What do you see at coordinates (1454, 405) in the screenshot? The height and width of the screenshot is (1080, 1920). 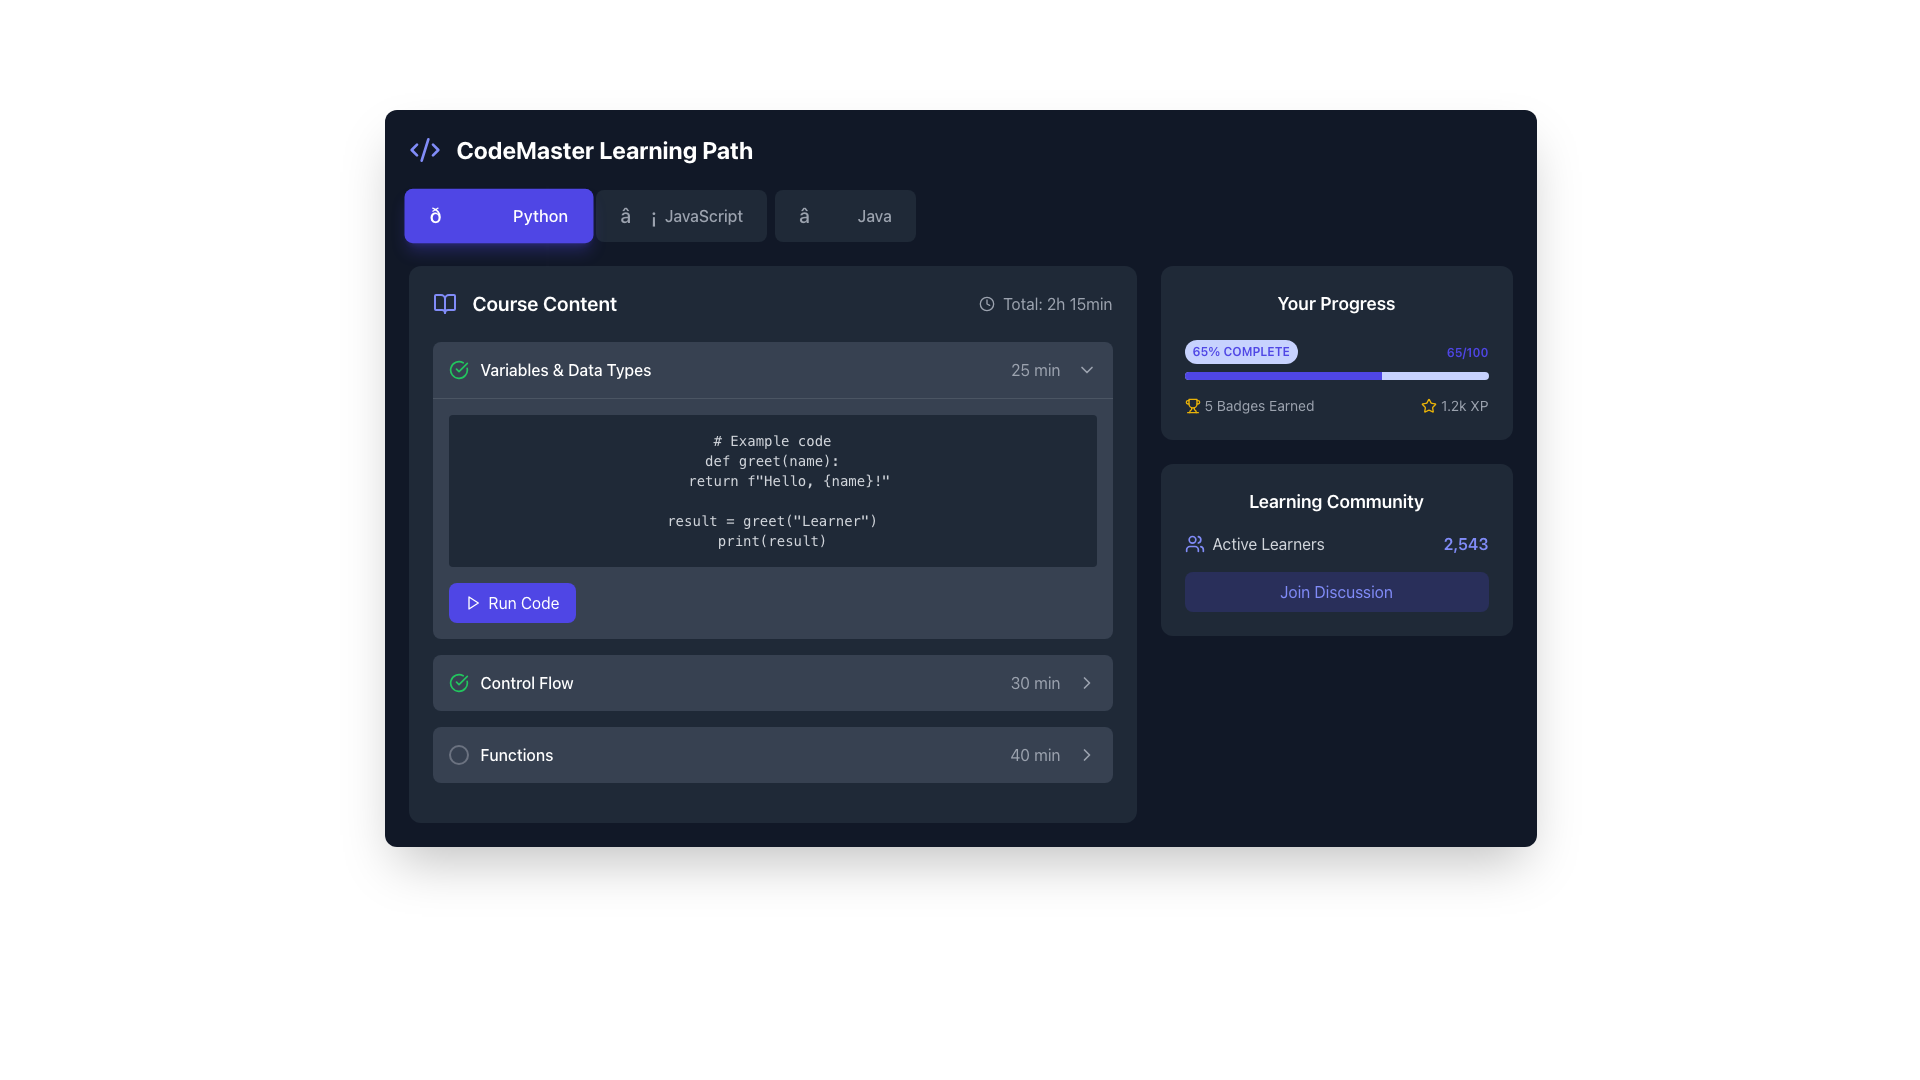 I see `text '1.2k XP' from the yellow star icon located under the 'Your Progress' header, which is the second element in a horizontal alignment` at bounding box center [1454, 405].